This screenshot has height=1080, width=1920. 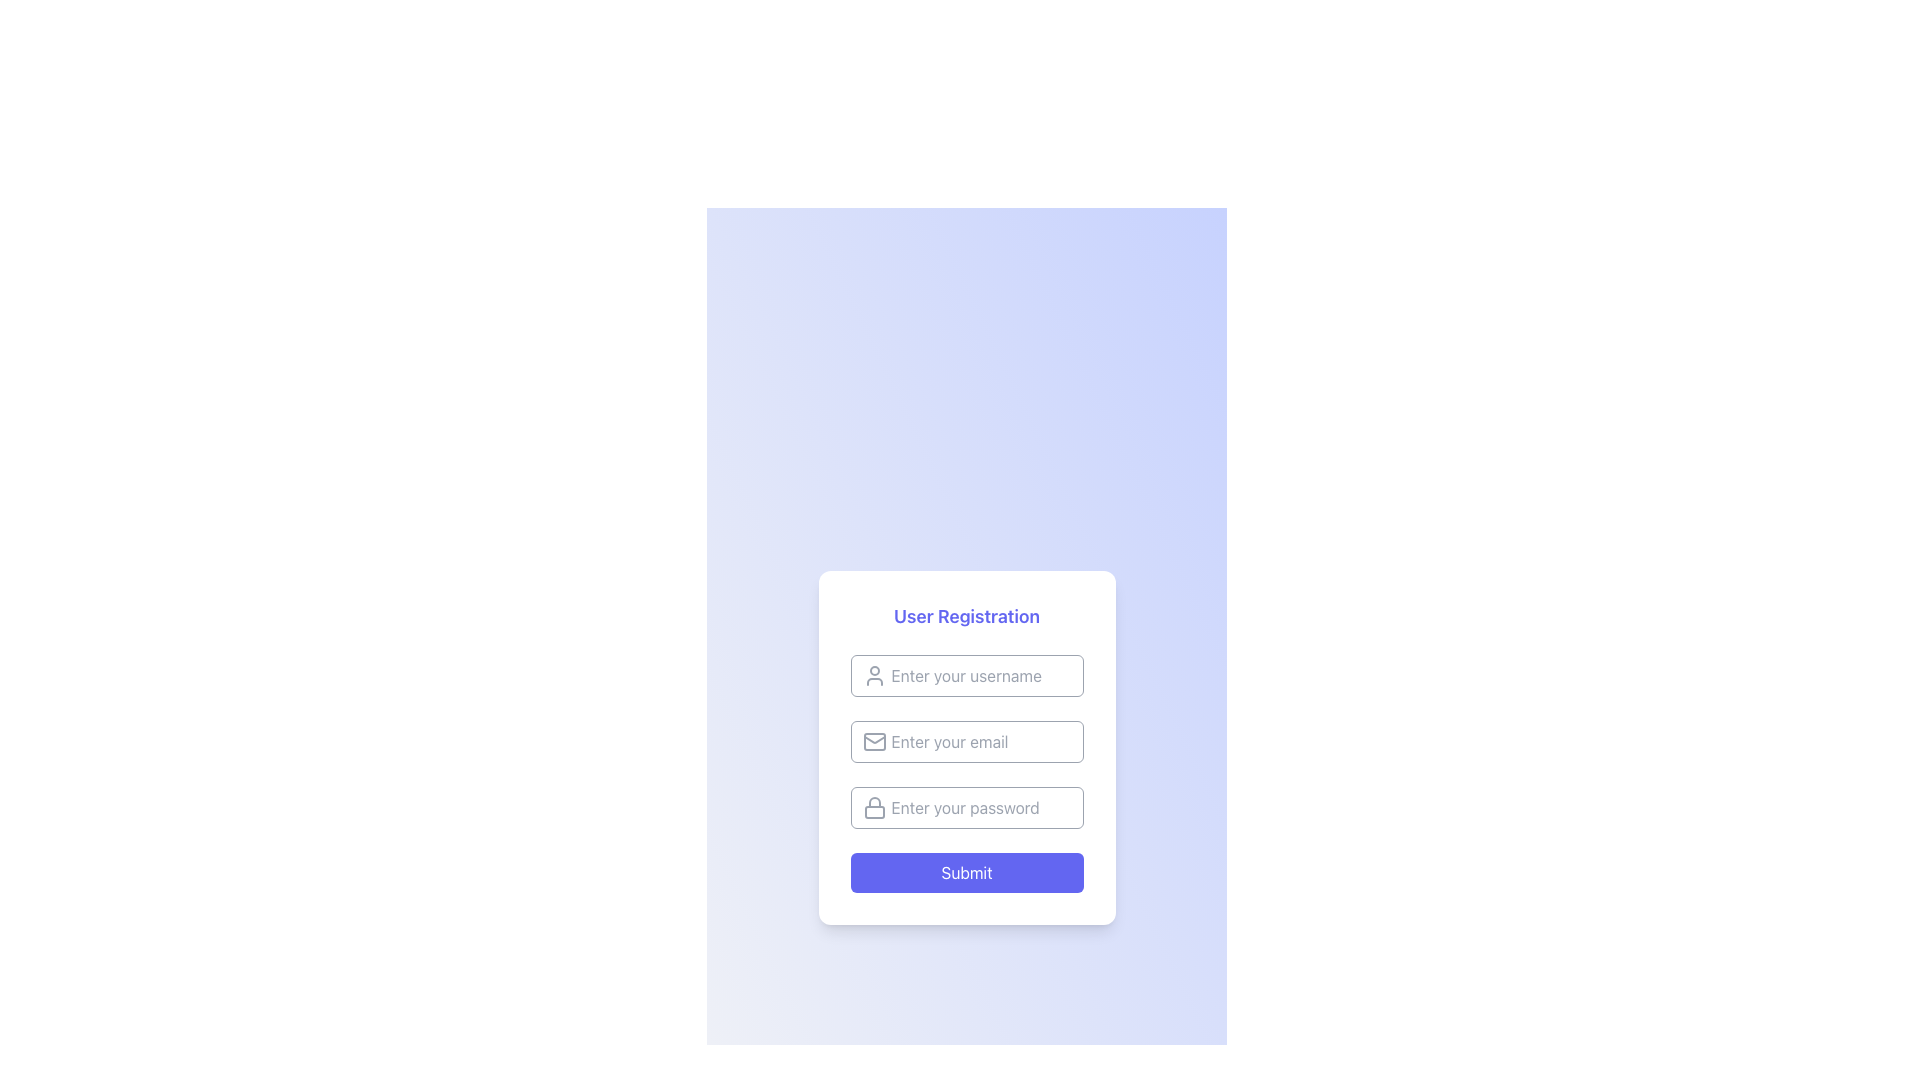 What do you see at coordinates (874, 741) in the screenshot?
I see `the decorative vector graphic rectangle that symbolizes the envelope icon, positioned to the left of the email input field in the User Registration form` at bounding box center [874, 741].